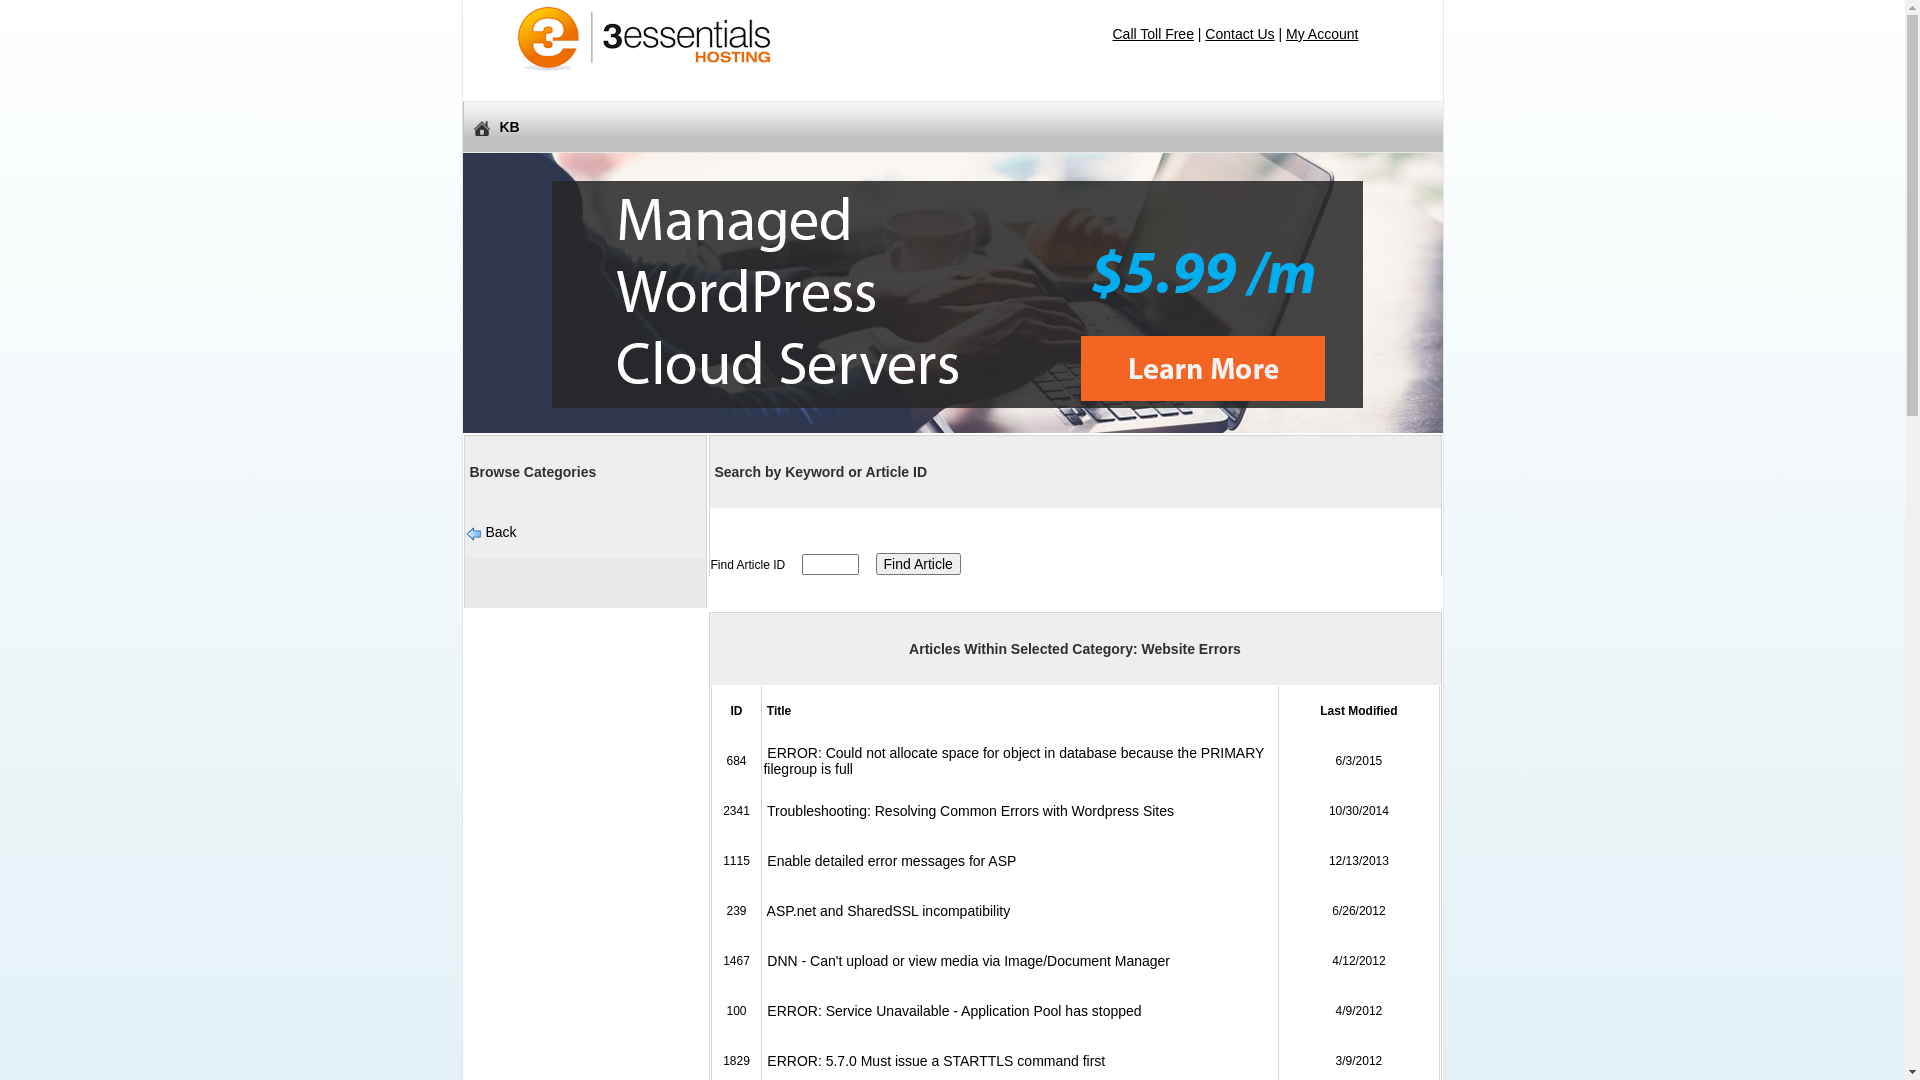 The height and width of the screenshot is (1080, 1920). Describe the element at coordinates (950, 127) in the screenshot. I see `'KB'` at that location.